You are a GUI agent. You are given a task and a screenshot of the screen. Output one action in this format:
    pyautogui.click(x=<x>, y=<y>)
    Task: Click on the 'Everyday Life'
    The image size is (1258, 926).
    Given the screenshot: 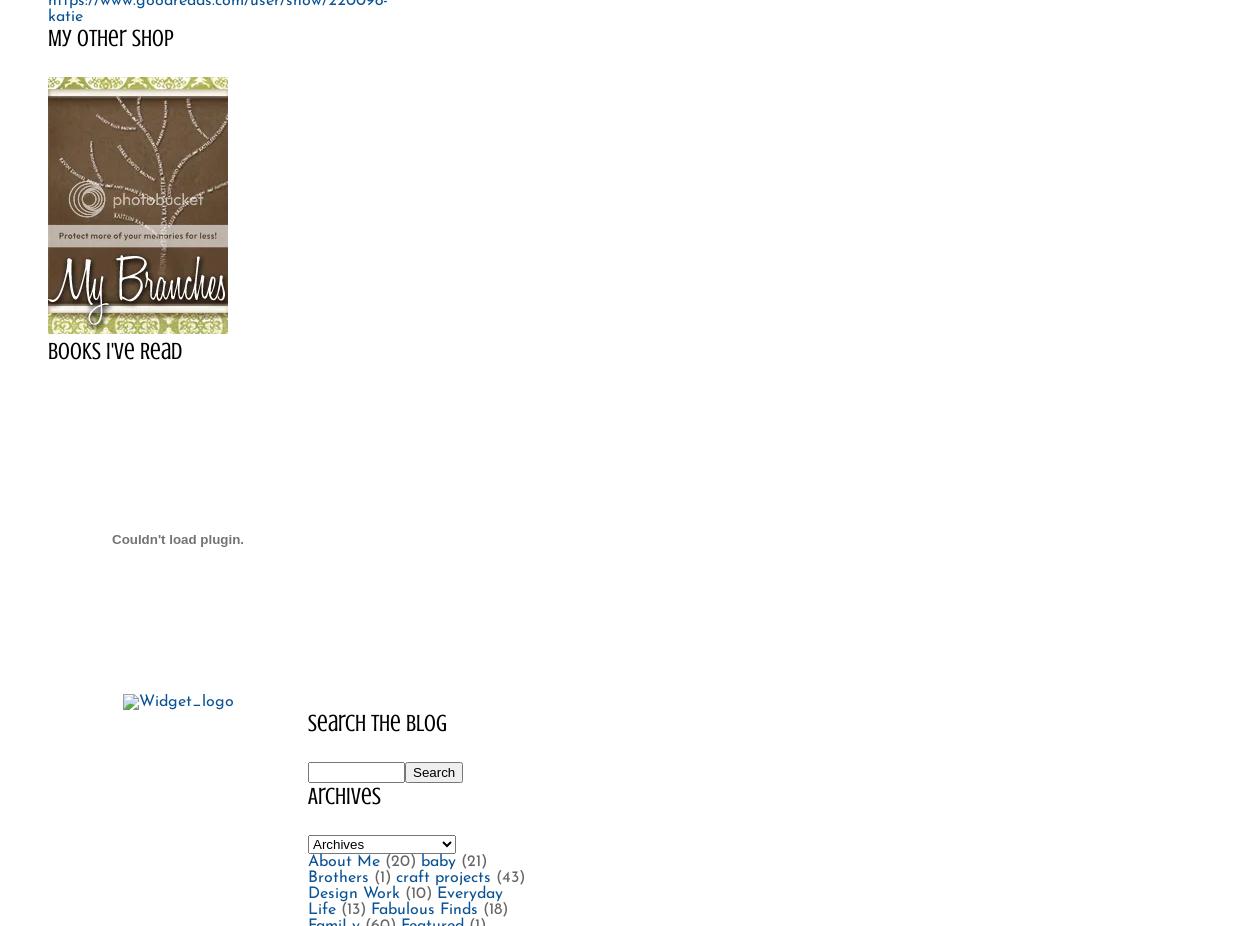 What is the action you would take?
    pyautogui.click(x=404, y=900)
    